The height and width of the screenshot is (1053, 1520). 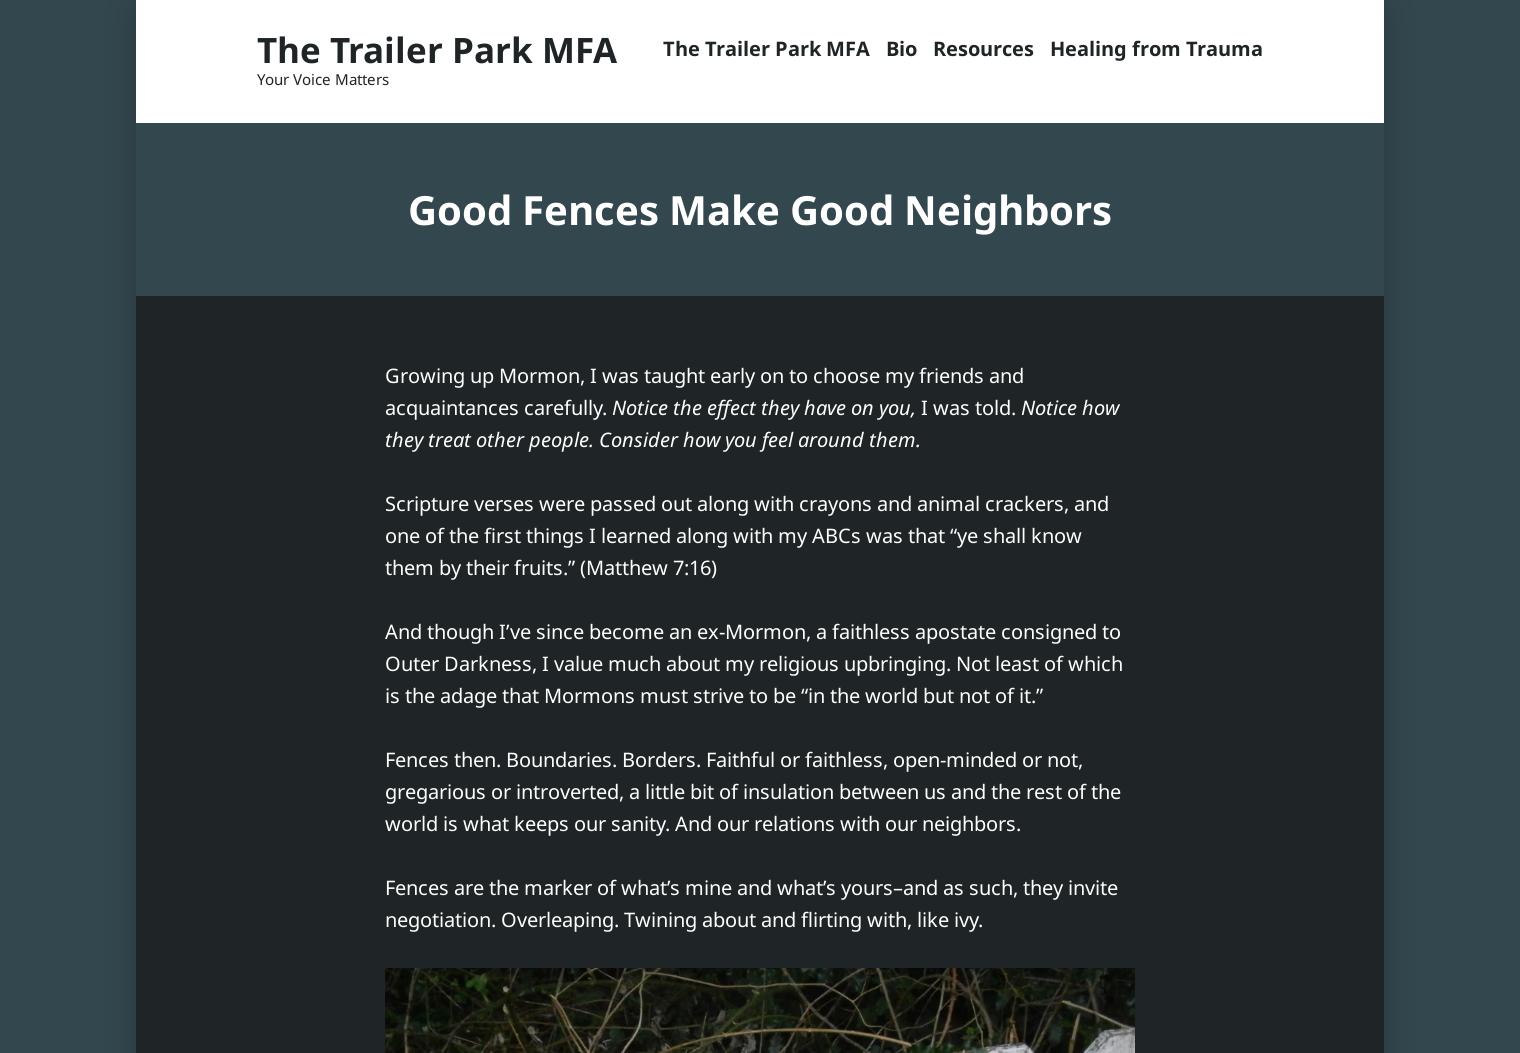 I want to click on 'Fences then. Boundaries. Borders. Faithful or faithless, open-minded or not, gregarious or introverted, a little bit of insulation between us and the rest of the world is what keeps our sanity. And our relations with our neighbors.', so click(x=753, y=791).